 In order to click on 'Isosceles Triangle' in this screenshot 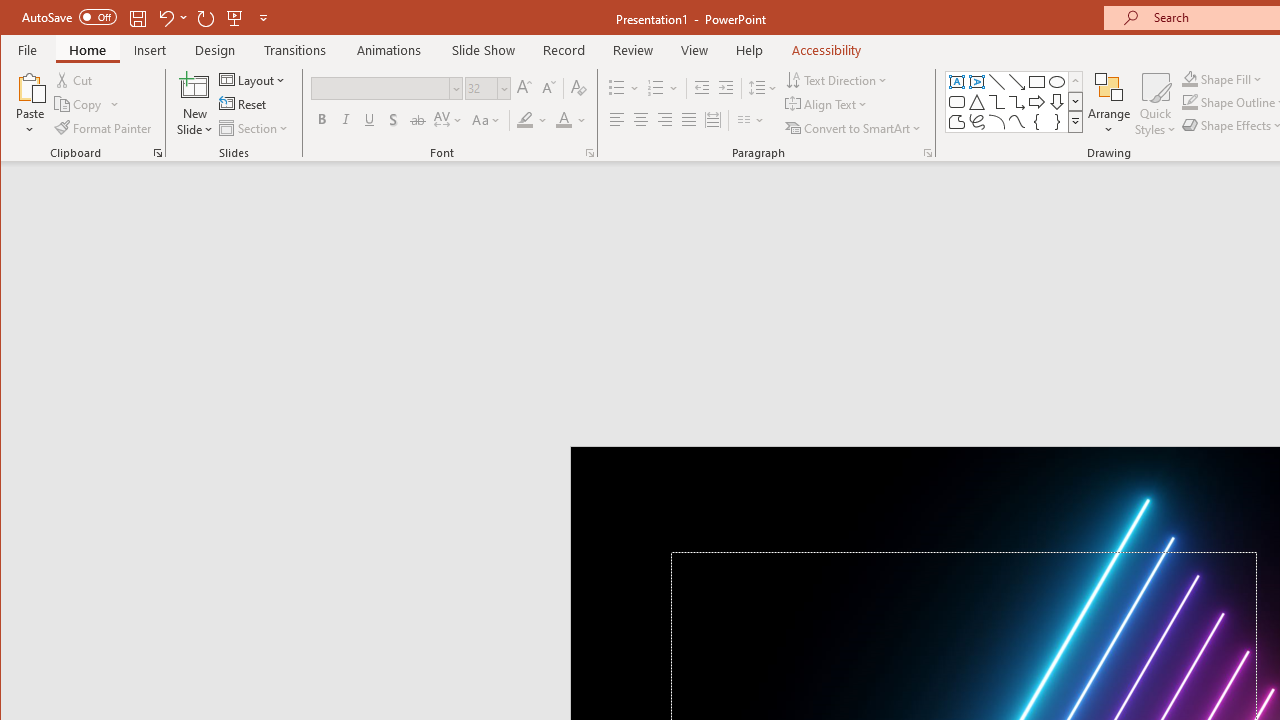, I will do `click(976, 102)`.